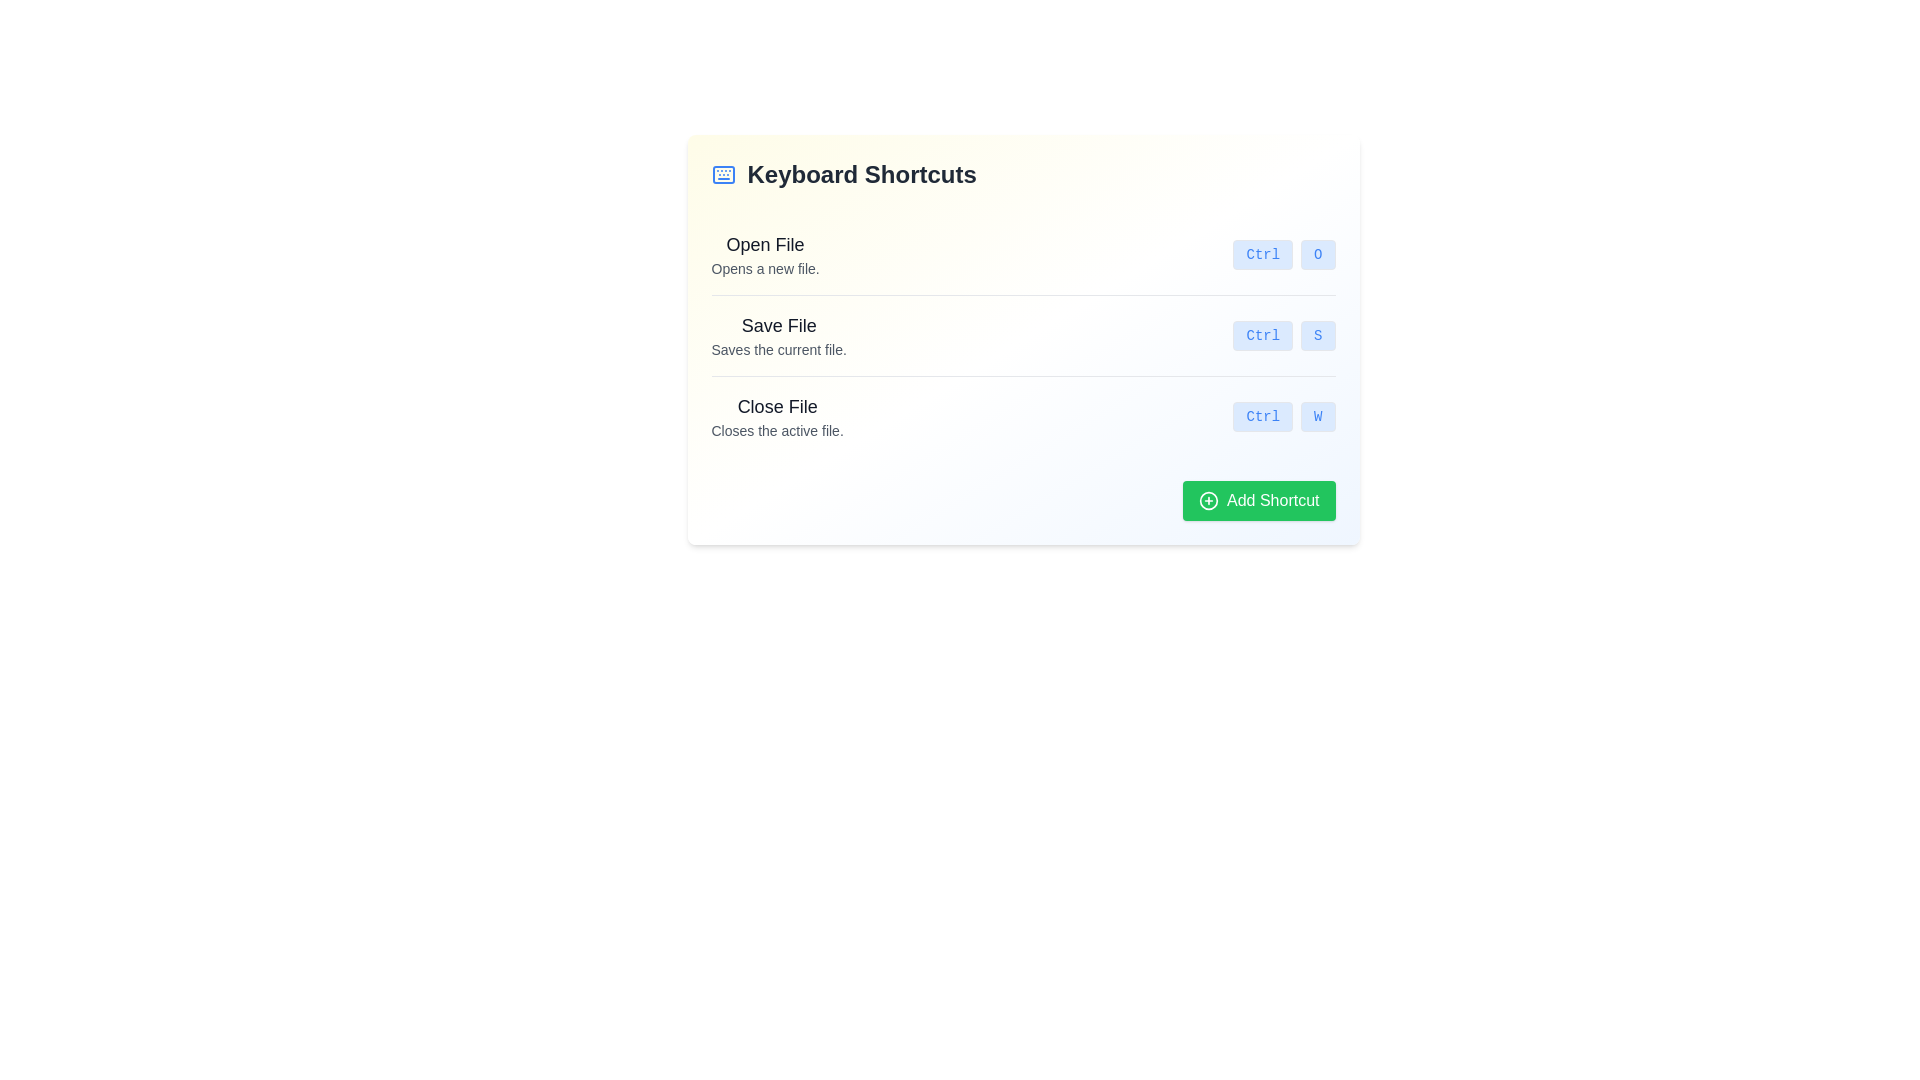 This screenshot has height=1080, width=1920. Describe the element at coordinates (1208, 500) in the screenshot. I see `the circular icon with a plus symbol, located to the left of the green 'Add Shortcut' button` at that location.